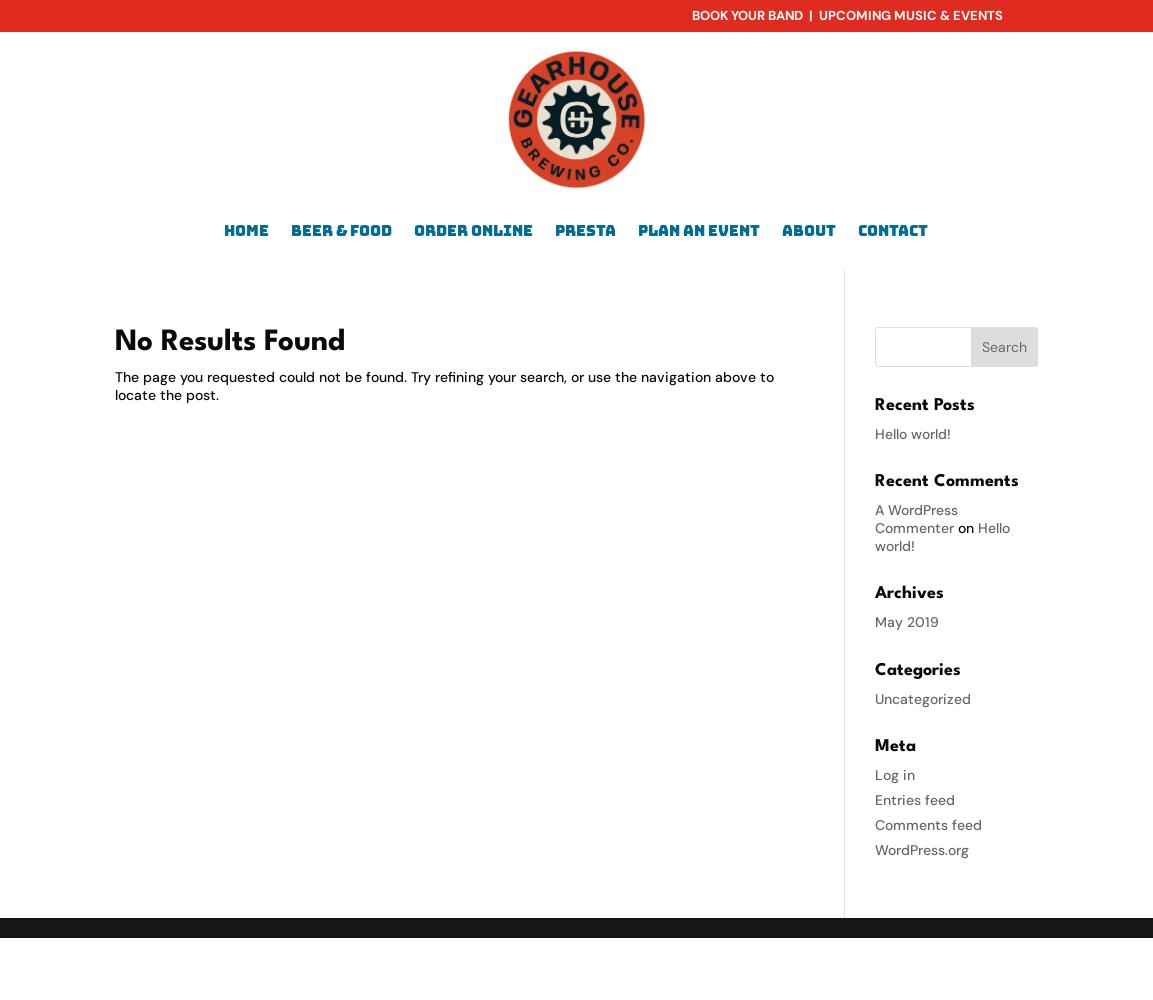  What do you see at coordinates (875, 799) in the screenshot?
I see `'Entries feed'` at bounding box center [875, 799].